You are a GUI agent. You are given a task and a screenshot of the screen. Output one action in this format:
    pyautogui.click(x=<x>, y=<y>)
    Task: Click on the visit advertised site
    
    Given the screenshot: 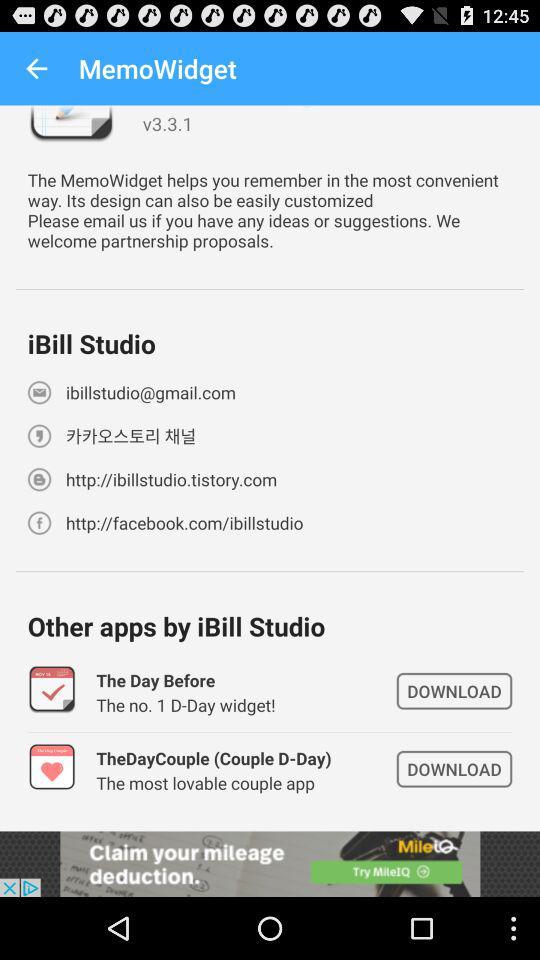 What is the action you would take?
    pyautogui.click(x=270, y=863)
    